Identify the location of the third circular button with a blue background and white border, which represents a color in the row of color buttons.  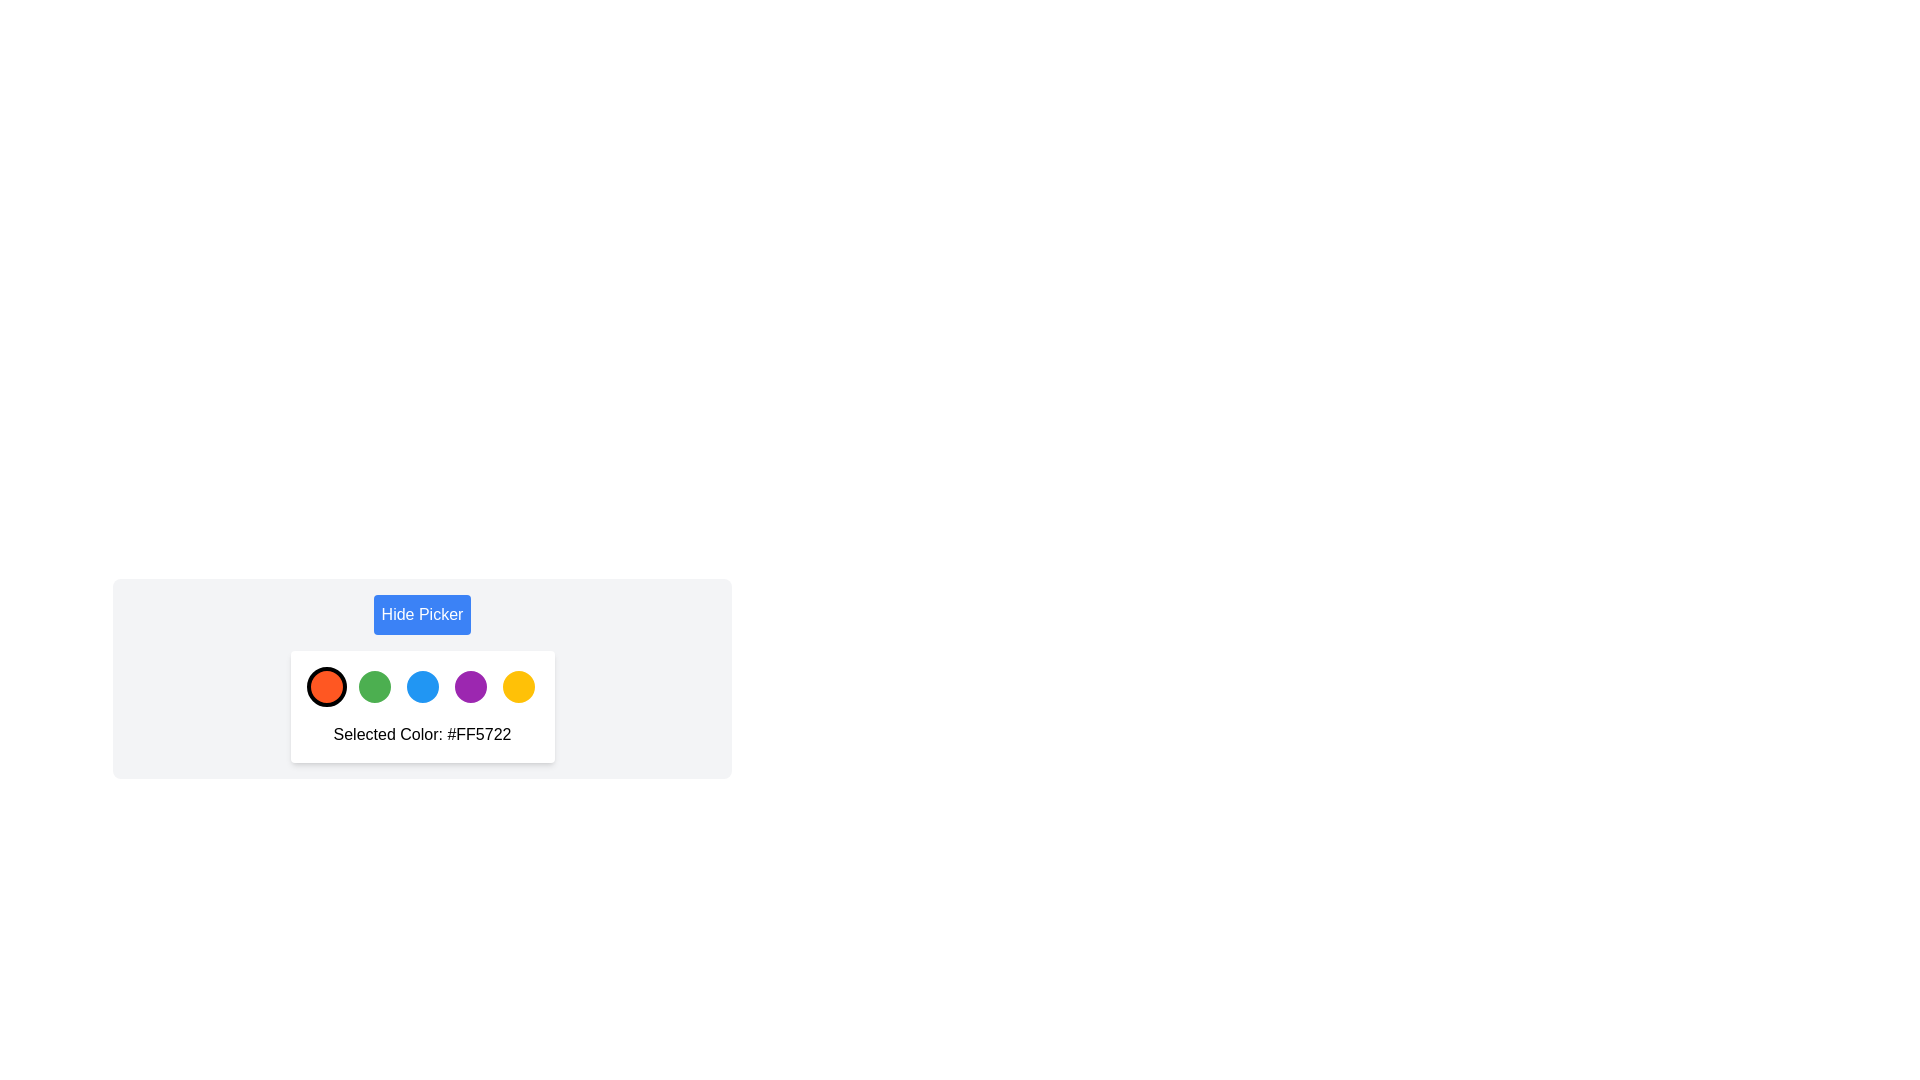
(421, 677).